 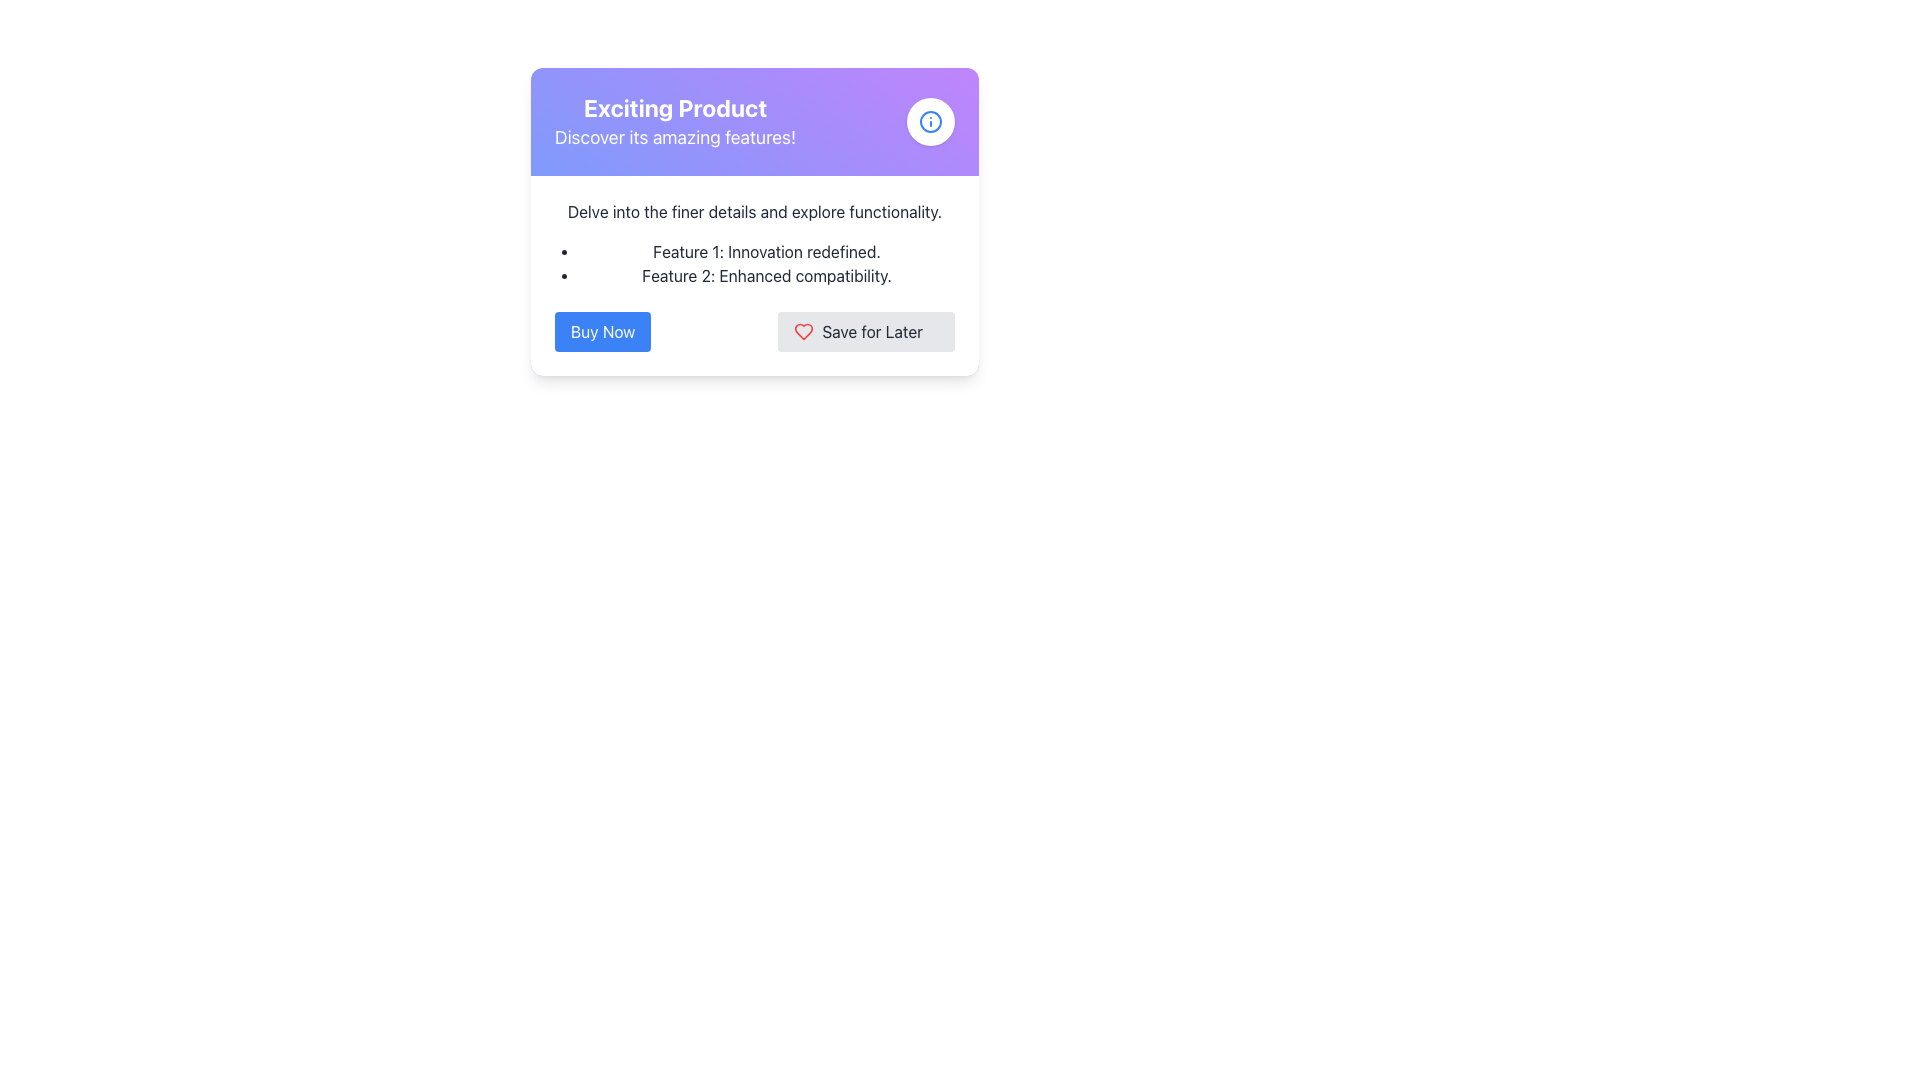 What do you see at coordinates (804, 330) in the screenshot?
I see `the red heart-shaped icon located to the left of the 'Save for Later' button in the lower right corner of the interface card` at bounding box center [804, 330].